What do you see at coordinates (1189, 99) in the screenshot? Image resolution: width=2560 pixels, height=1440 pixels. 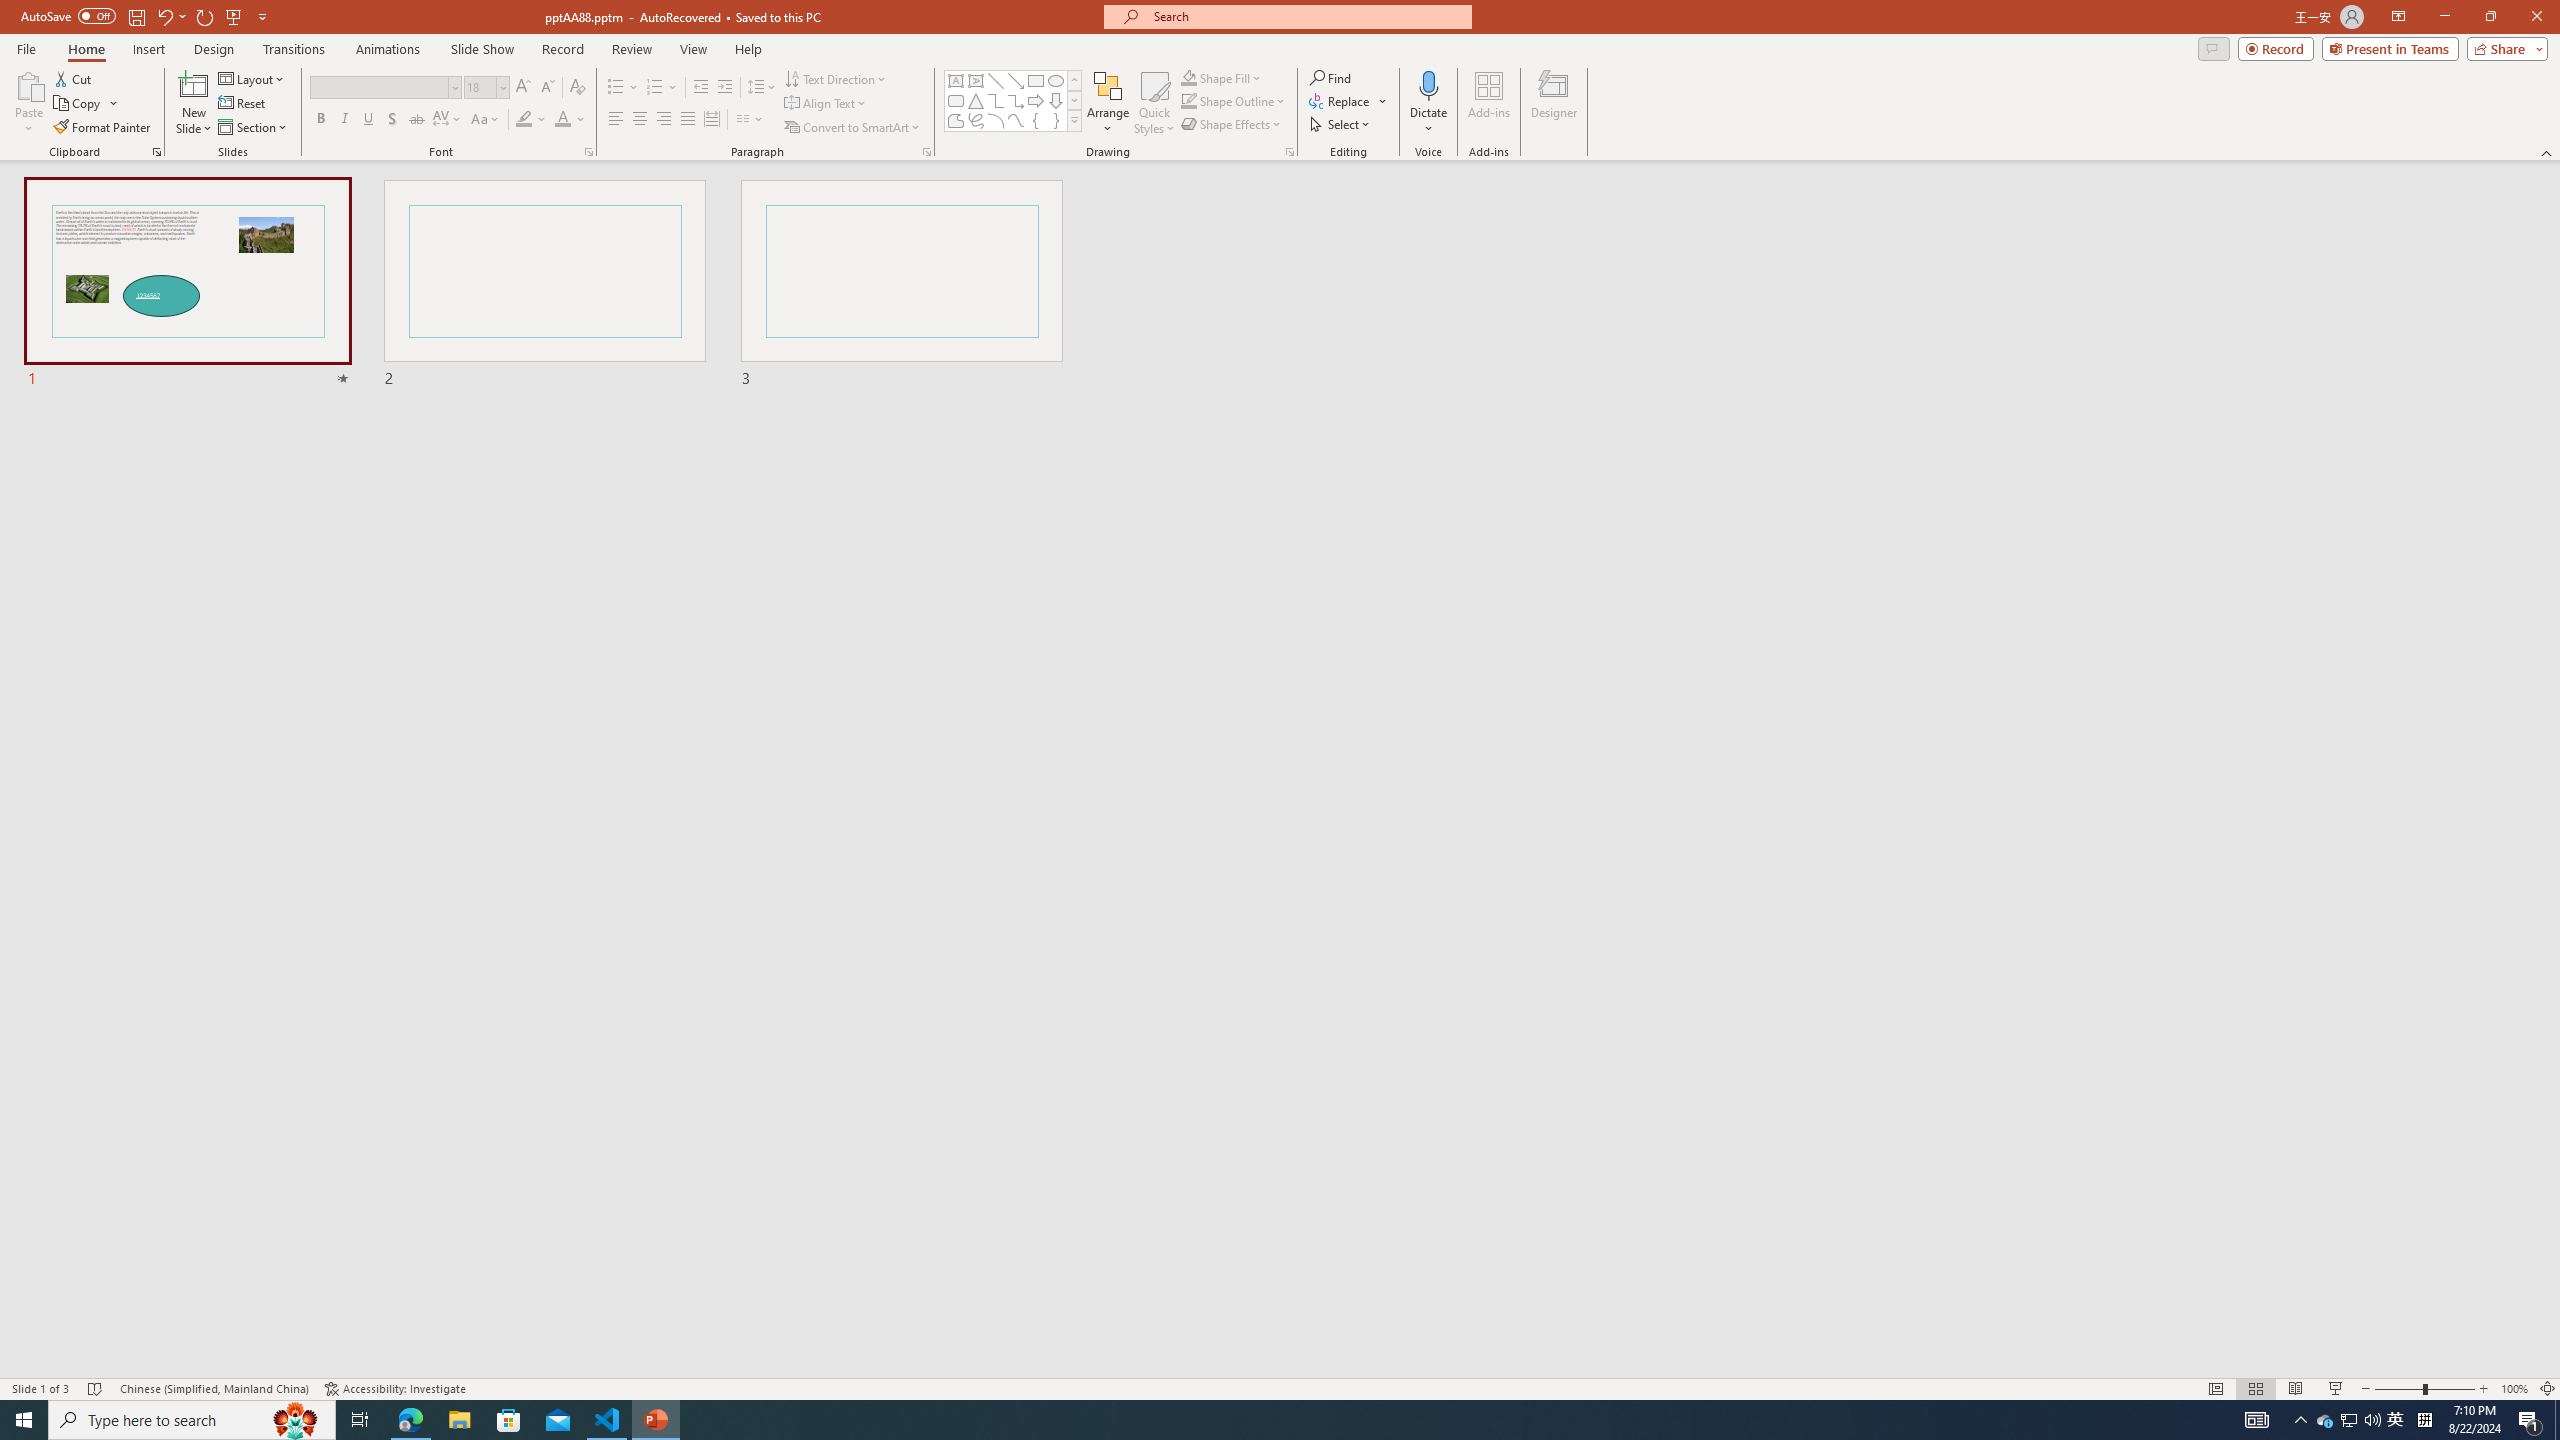 I see `'Shape Outline Teal, Accent 1'` at bounding box center [1189, 99].